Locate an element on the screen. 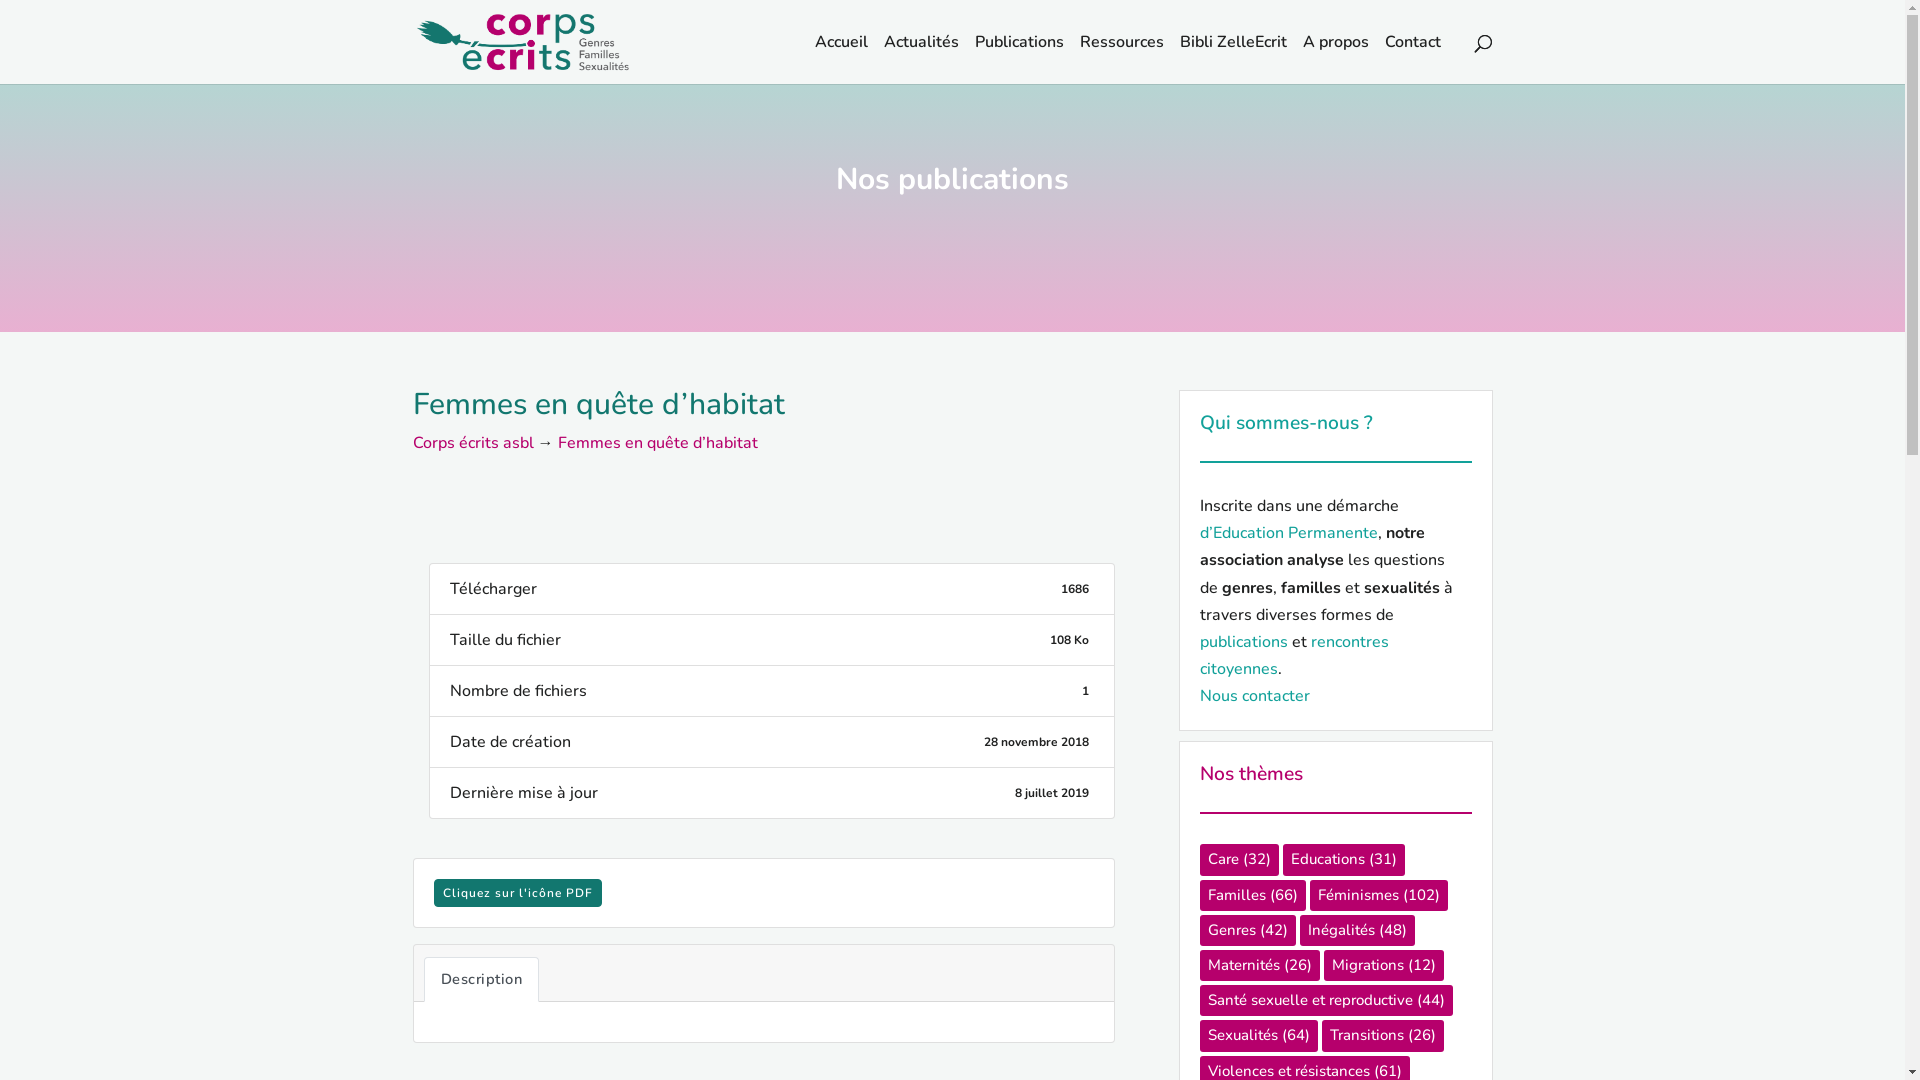  'Genres (42)' is located at coordinates (1247, 930).